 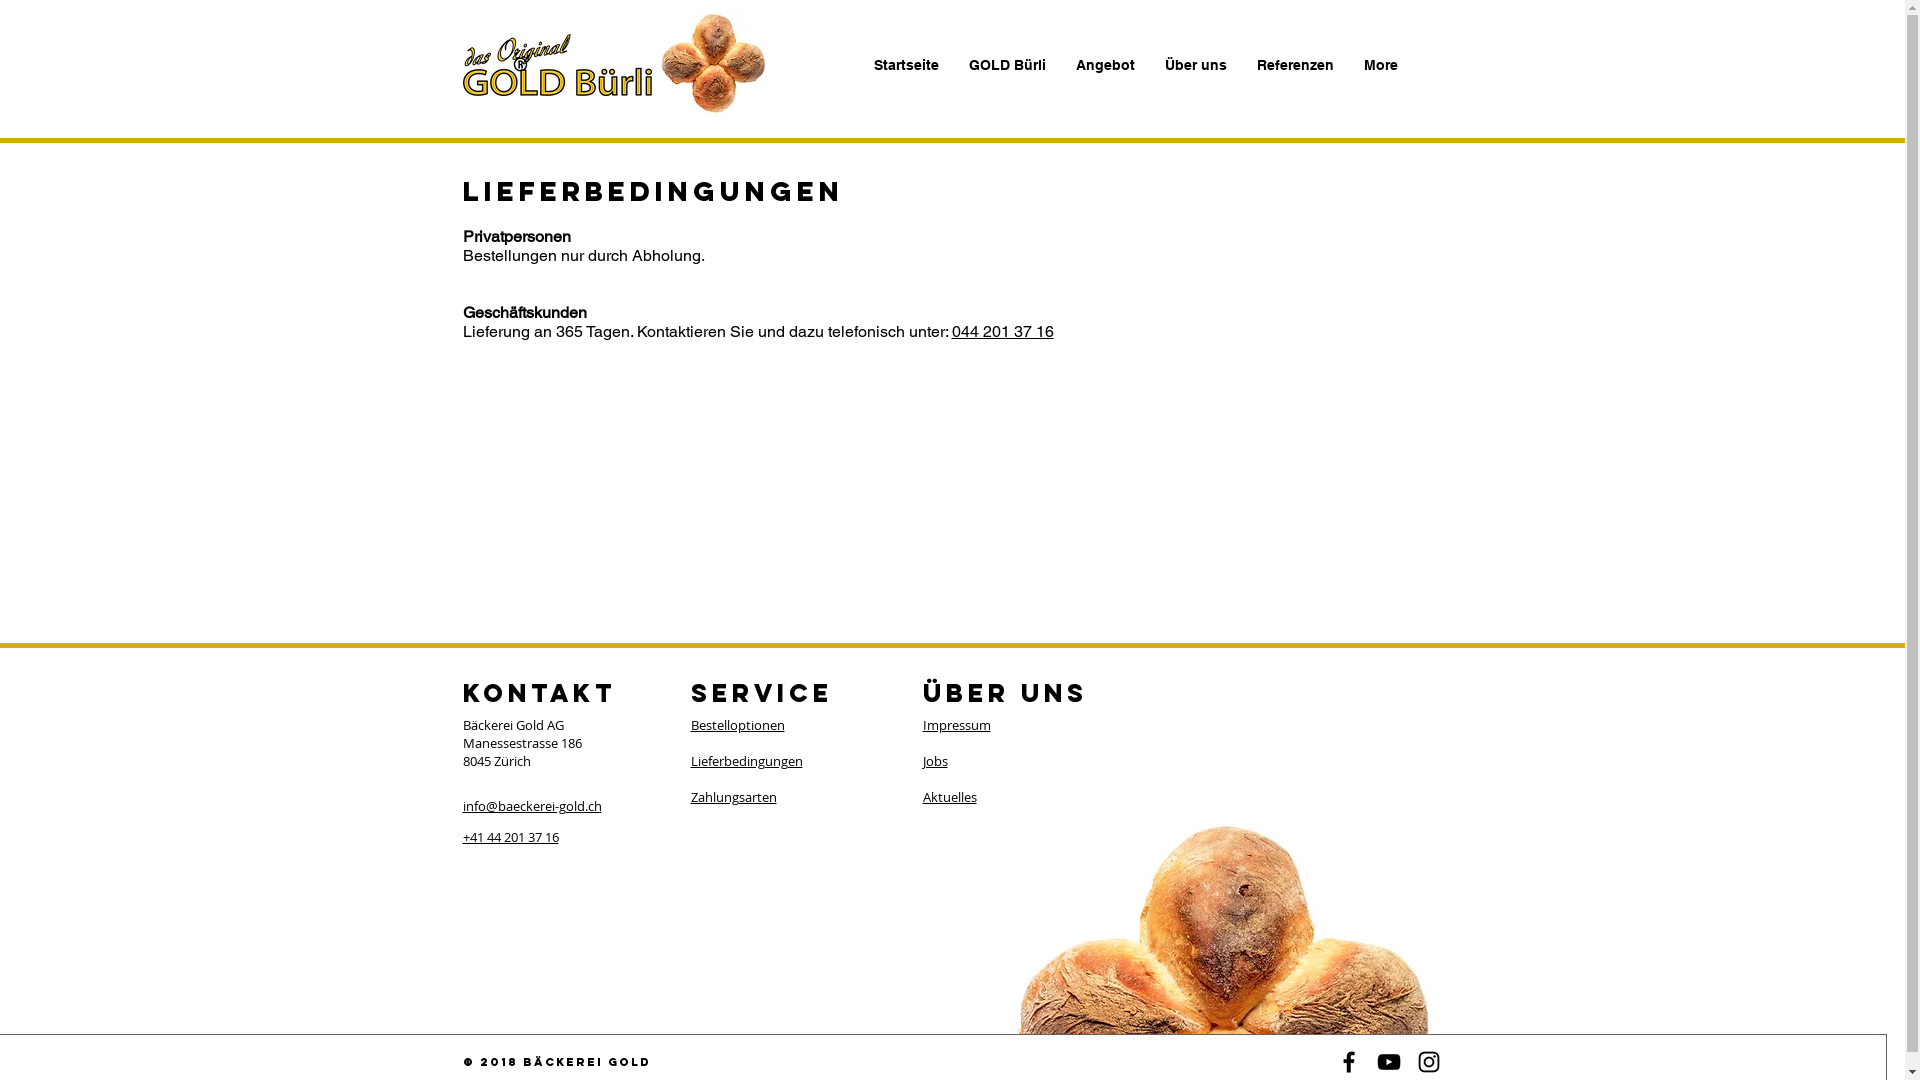 I want to click on 'Aktuelles', so click(x=920, y=796).